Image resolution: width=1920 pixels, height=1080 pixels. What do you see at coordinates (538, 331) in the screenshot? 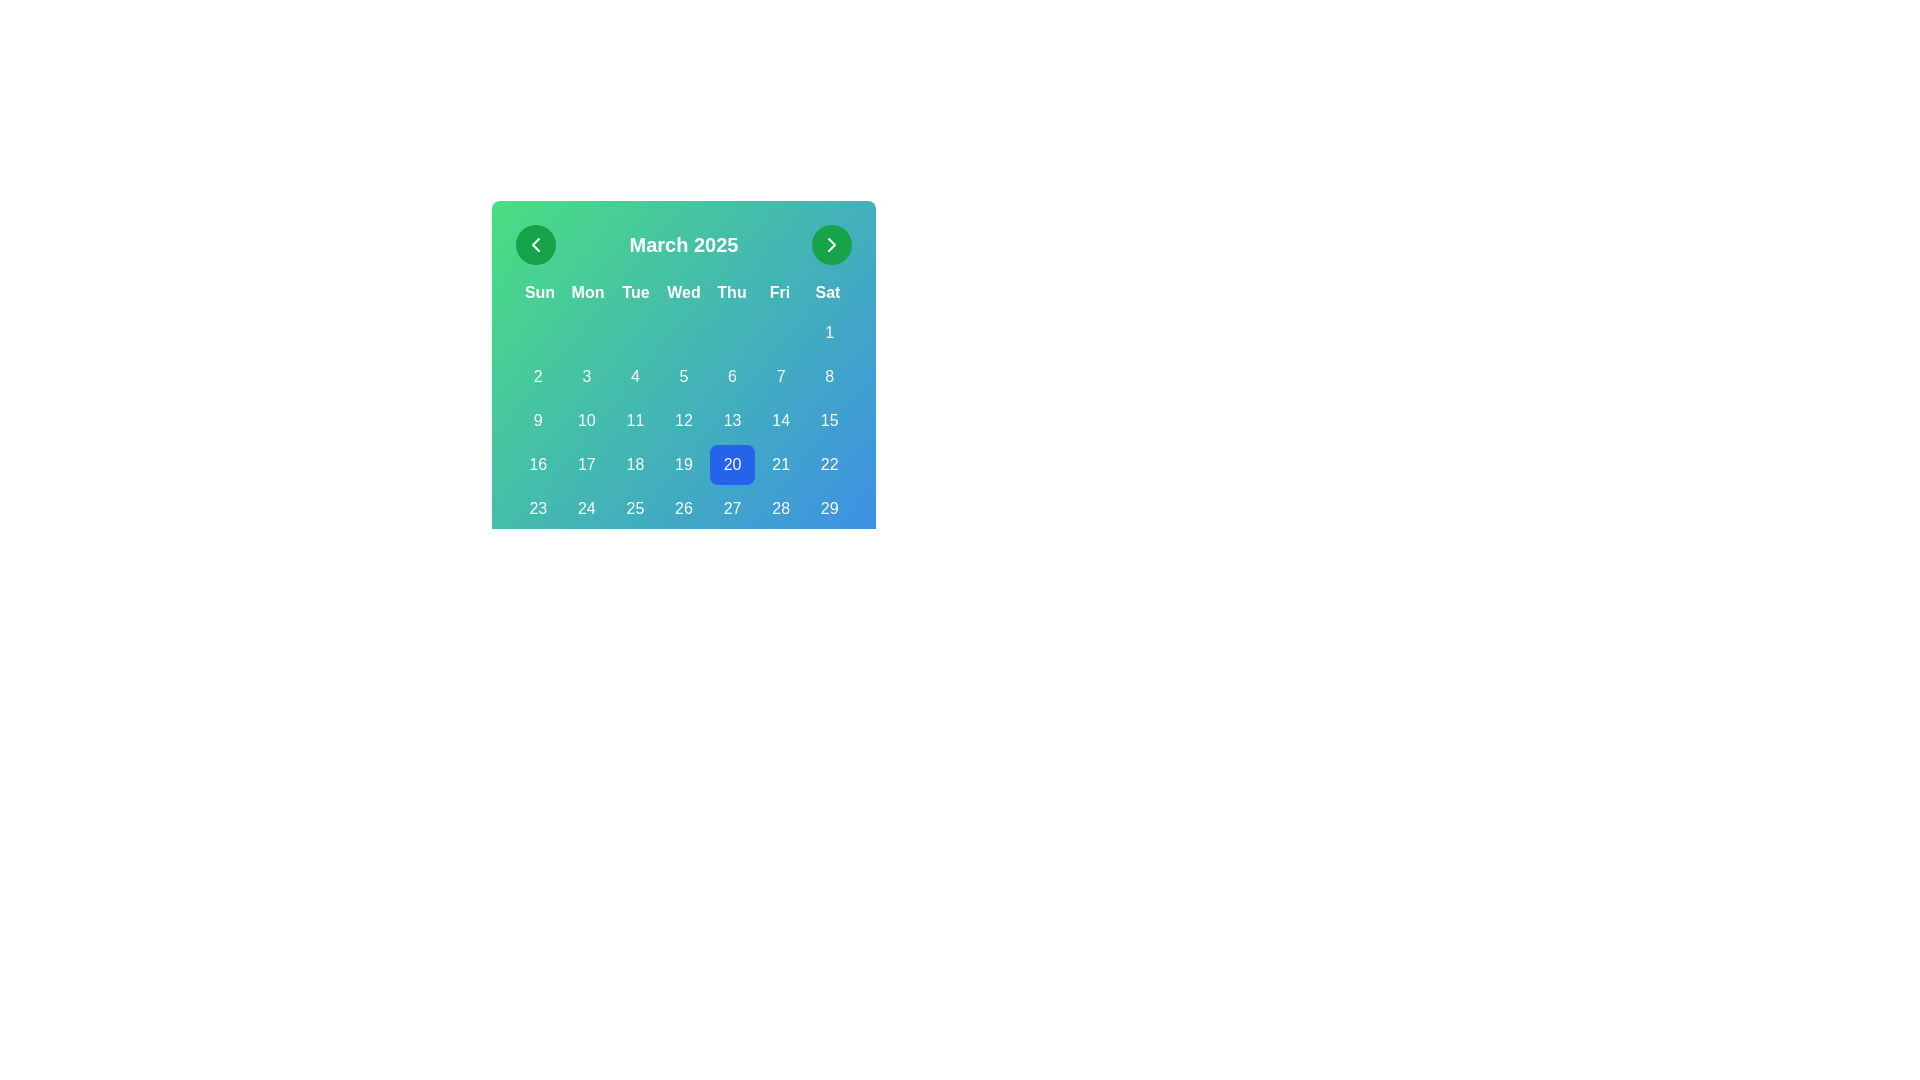
I see `the state of the small, non-interactive dot located in the header section of the calendar grid under the 'Sun' column` at bounding box center [538, 331].